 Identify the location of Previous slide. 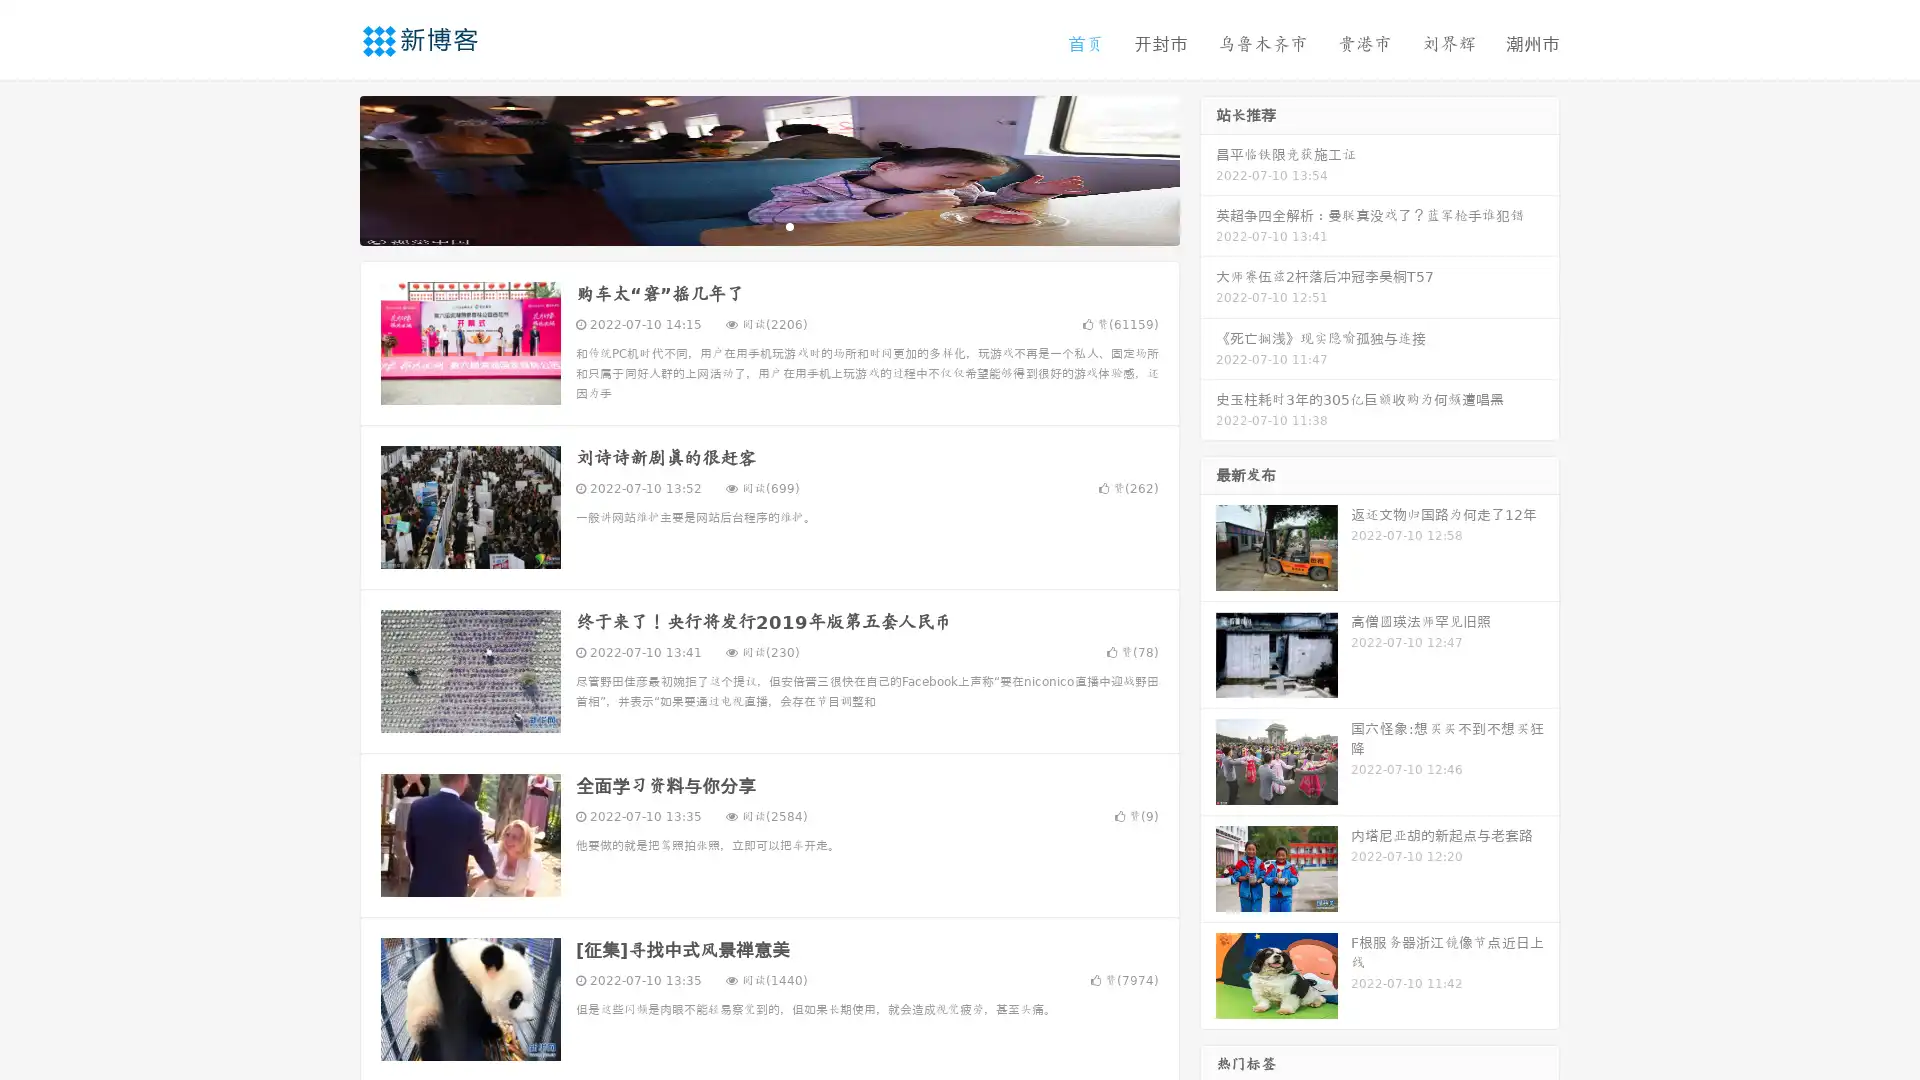
(330, 168).